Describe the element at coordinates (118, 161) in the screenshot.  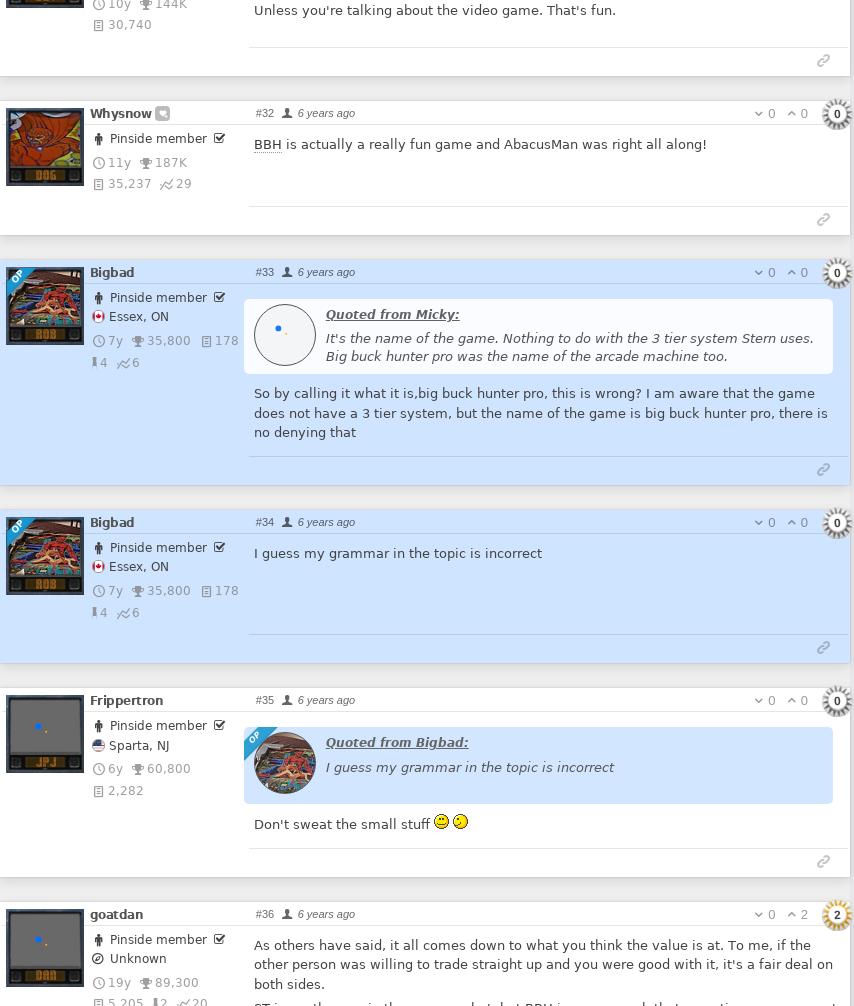
I see `'11y'` at that location.